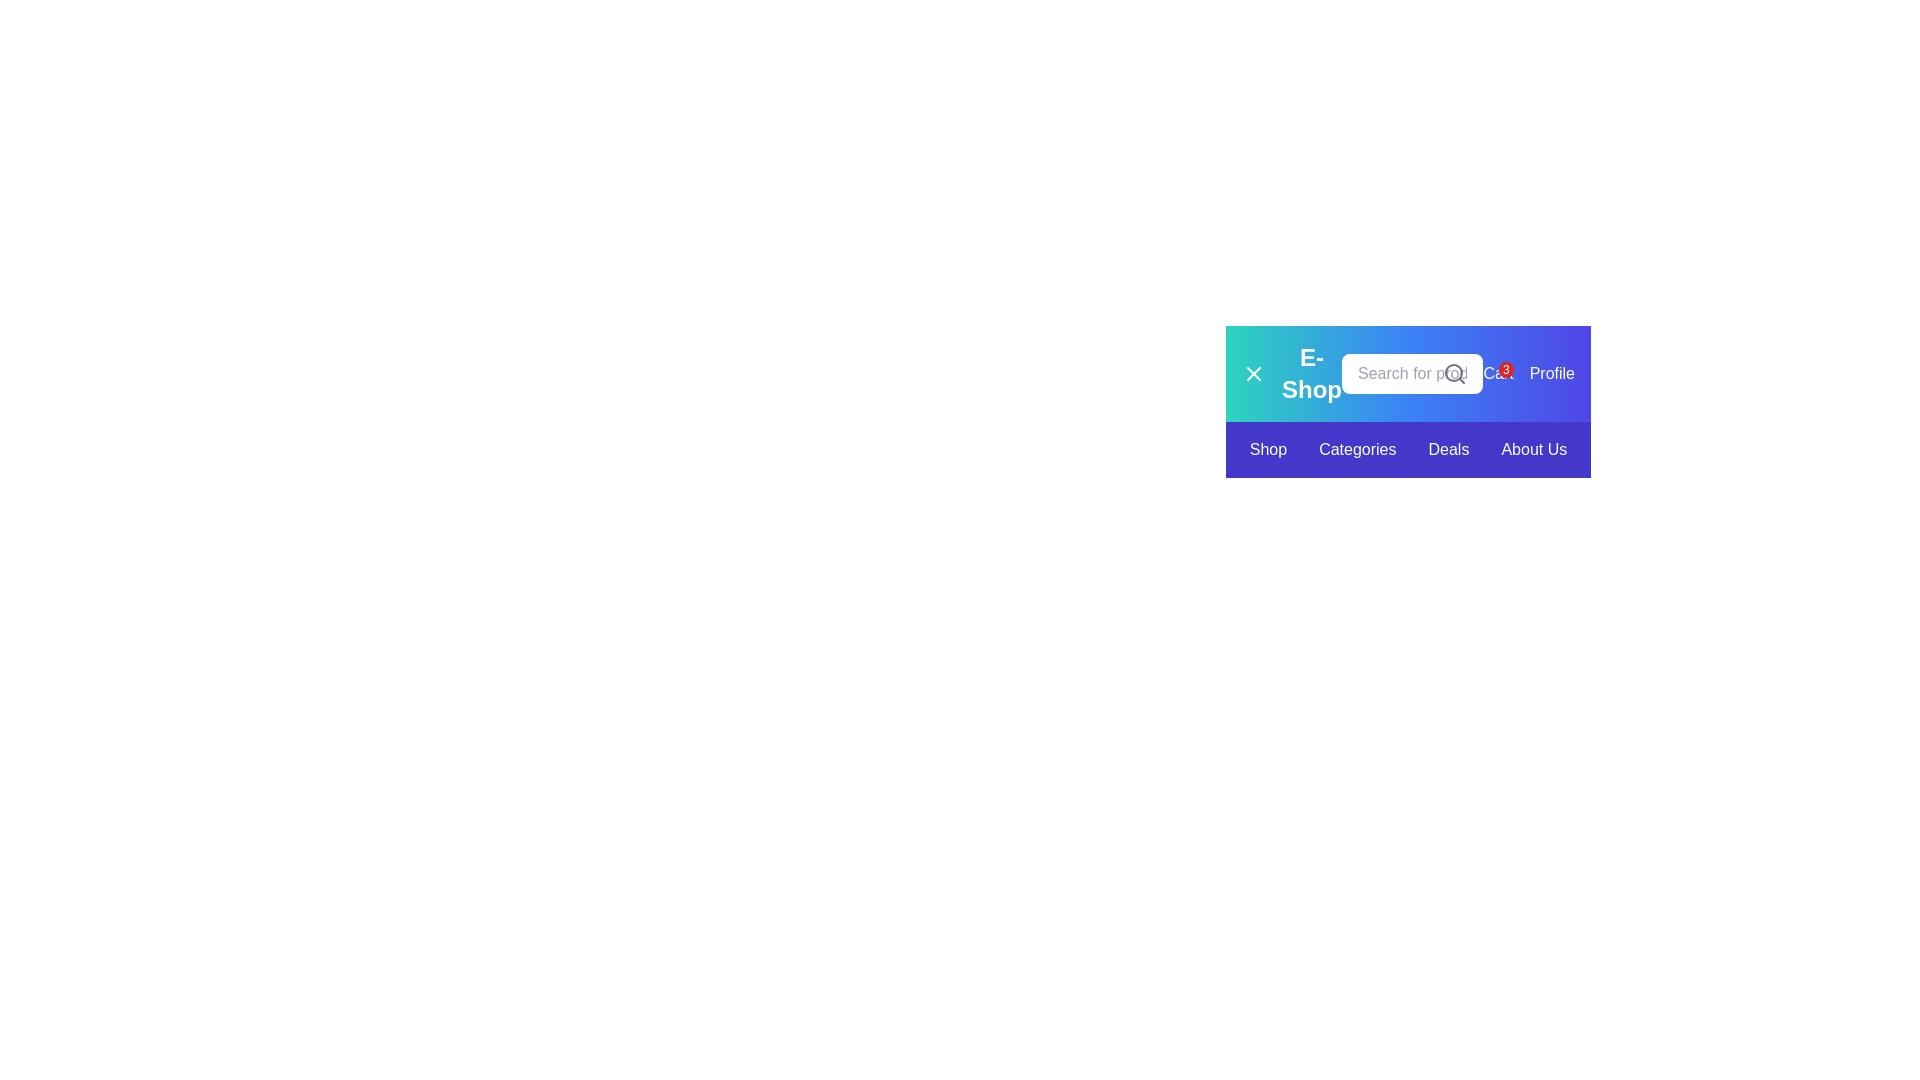 Image resolution: width=1920 pixels, height=1080 pixels. Describe the element at coordinates (1291, 374) in the screenshot. I see `the 'E-Shop' text label or button, which is prominently displayed in bold on a gradient background in the upper left corner of the navigation bar` at that location.